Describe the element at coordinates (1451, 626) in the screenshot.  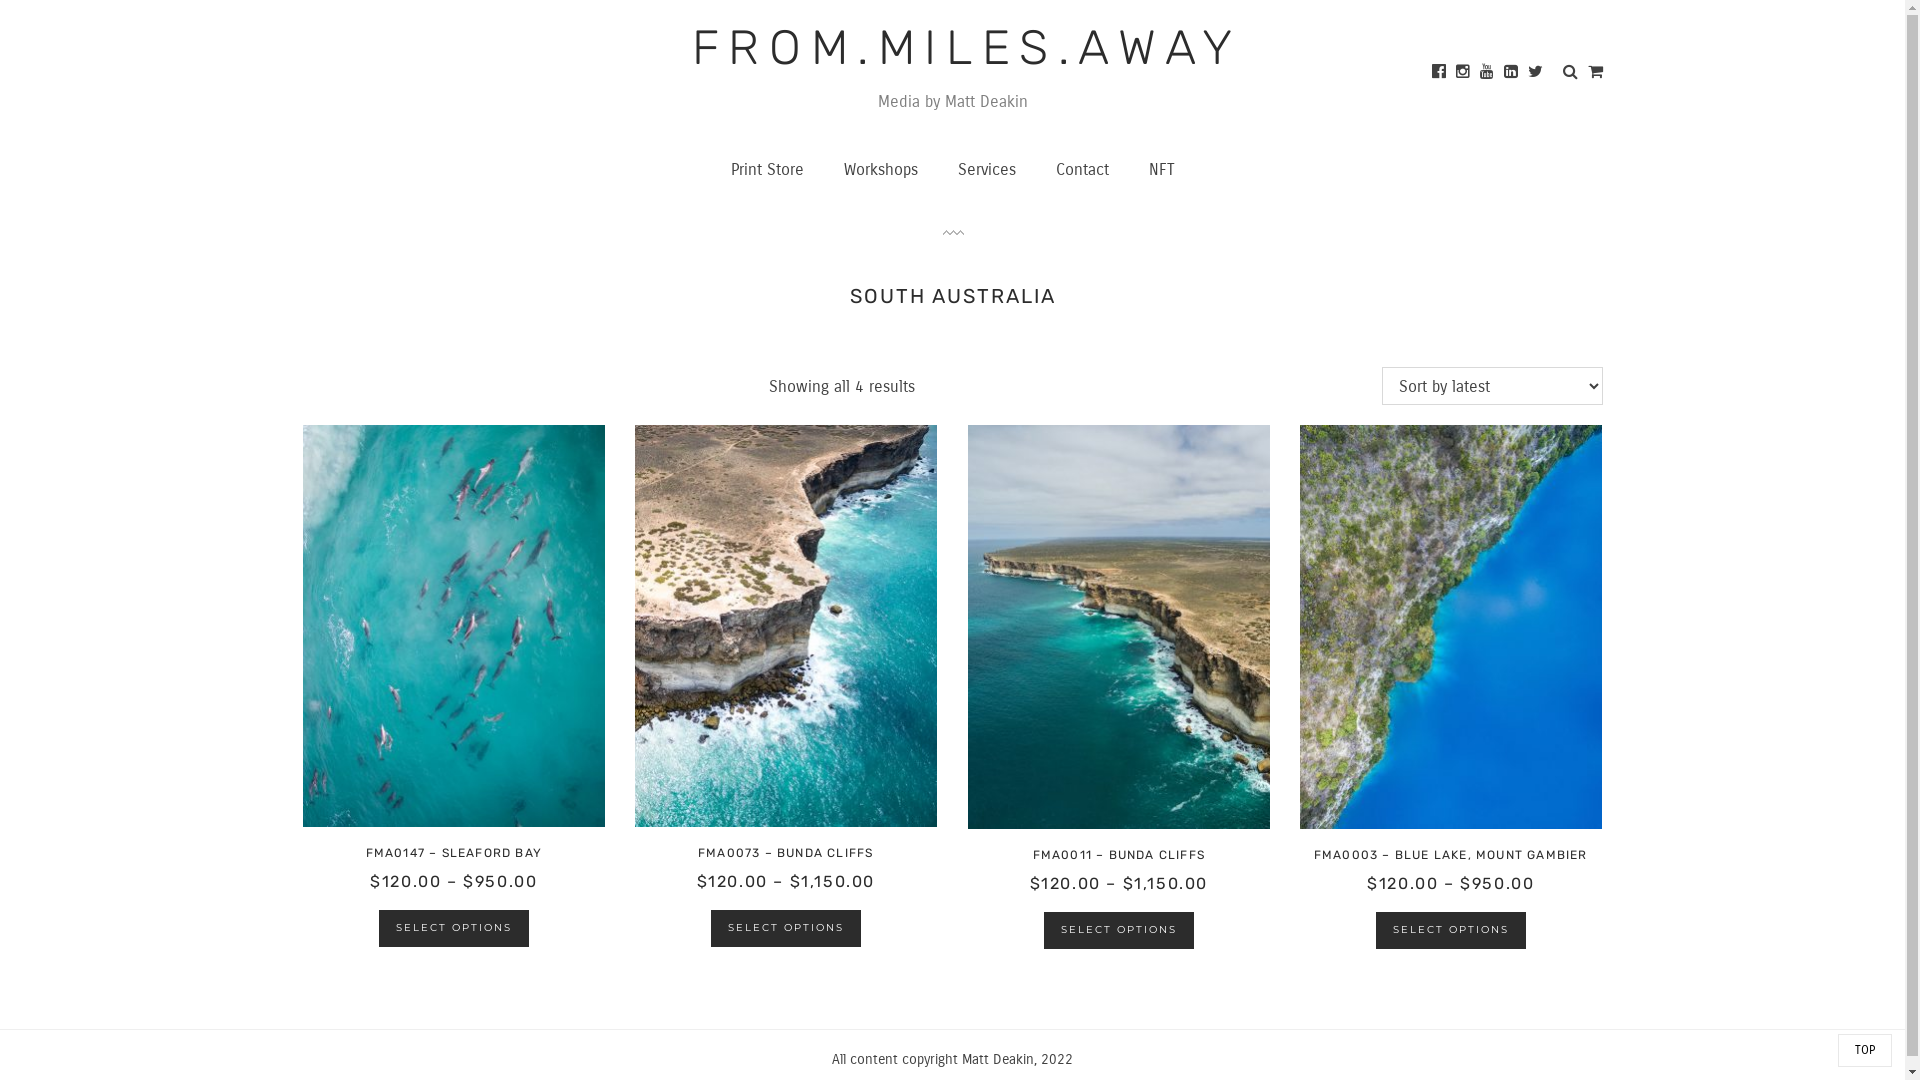
I see `'FMA0003 - POR'` at that location.